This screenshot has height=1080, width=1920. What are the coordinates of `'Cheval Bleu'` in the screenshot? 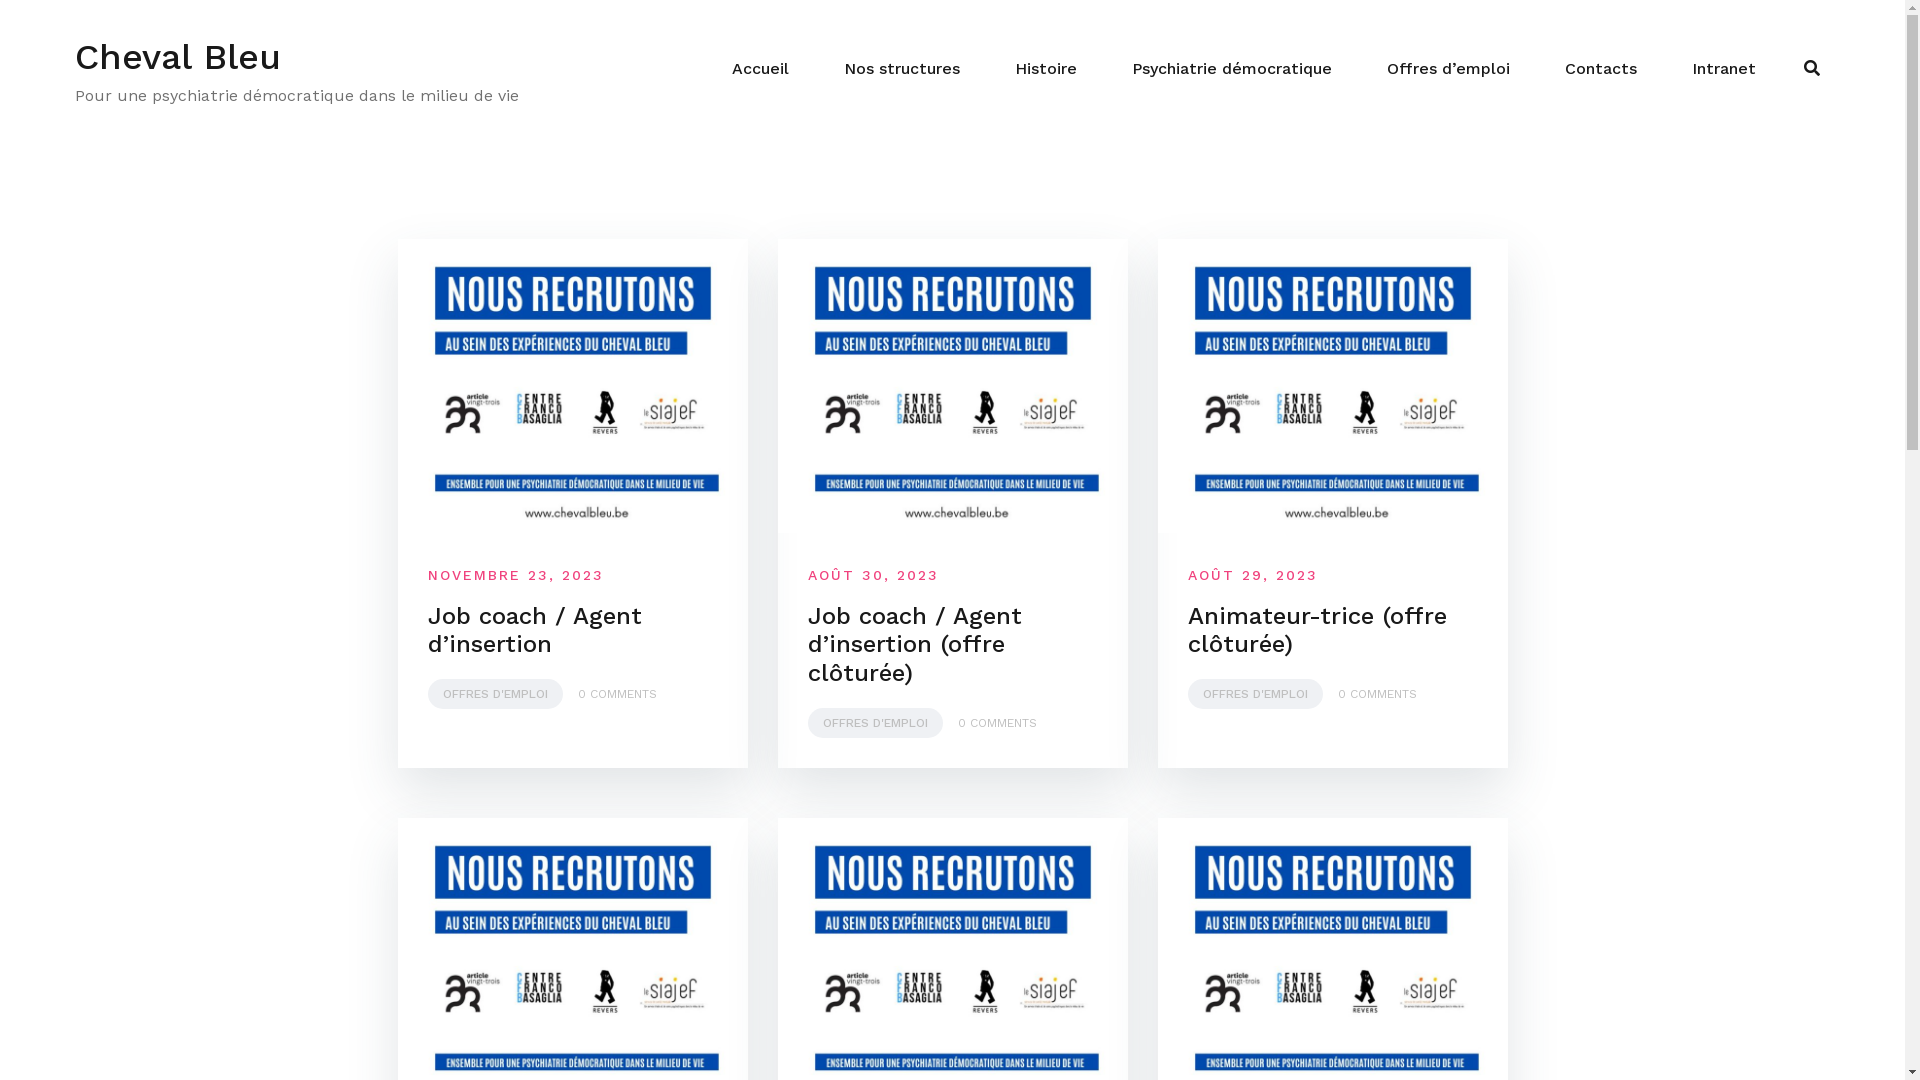 It's located at (177, 56).